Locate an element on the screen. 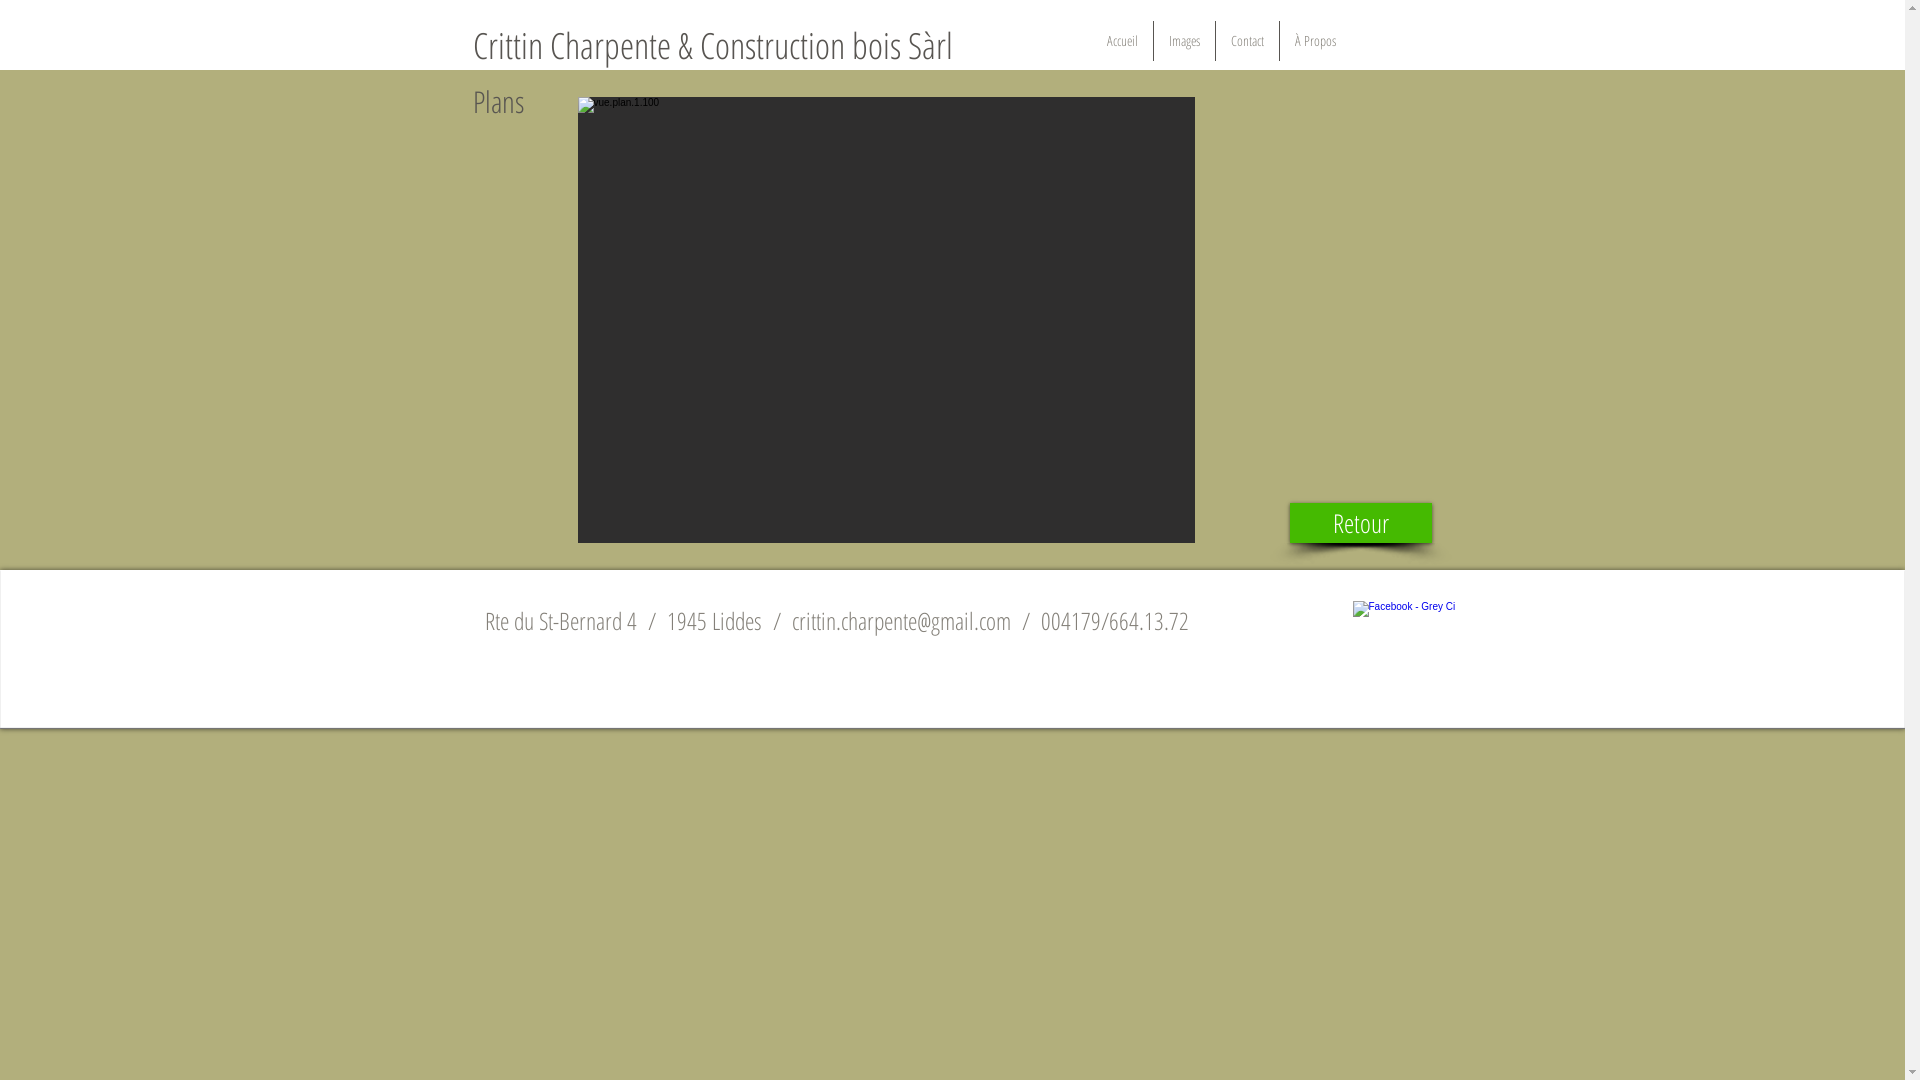  'Contact' is located at coordinates (1246, 41).